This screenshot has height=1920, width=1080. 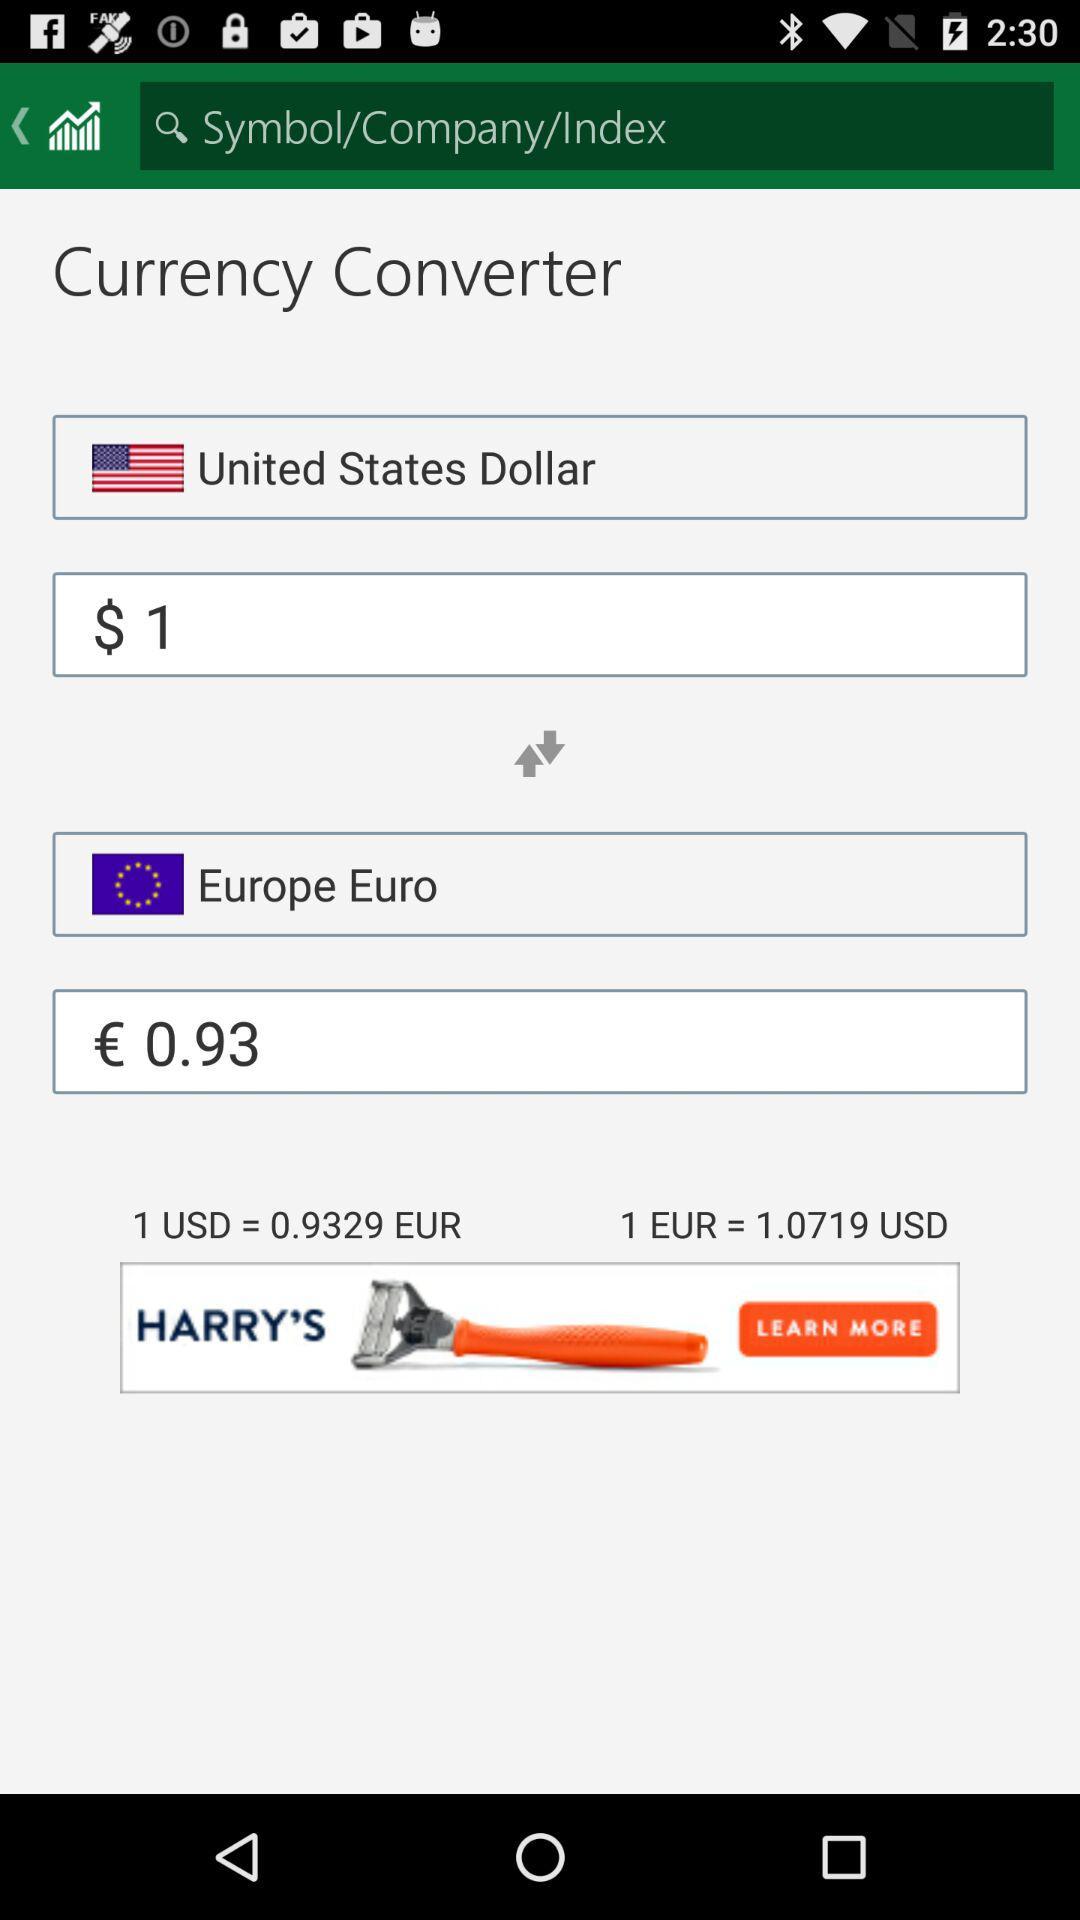 I want to click on the icon below 1 item, so click(x=538, y=753).